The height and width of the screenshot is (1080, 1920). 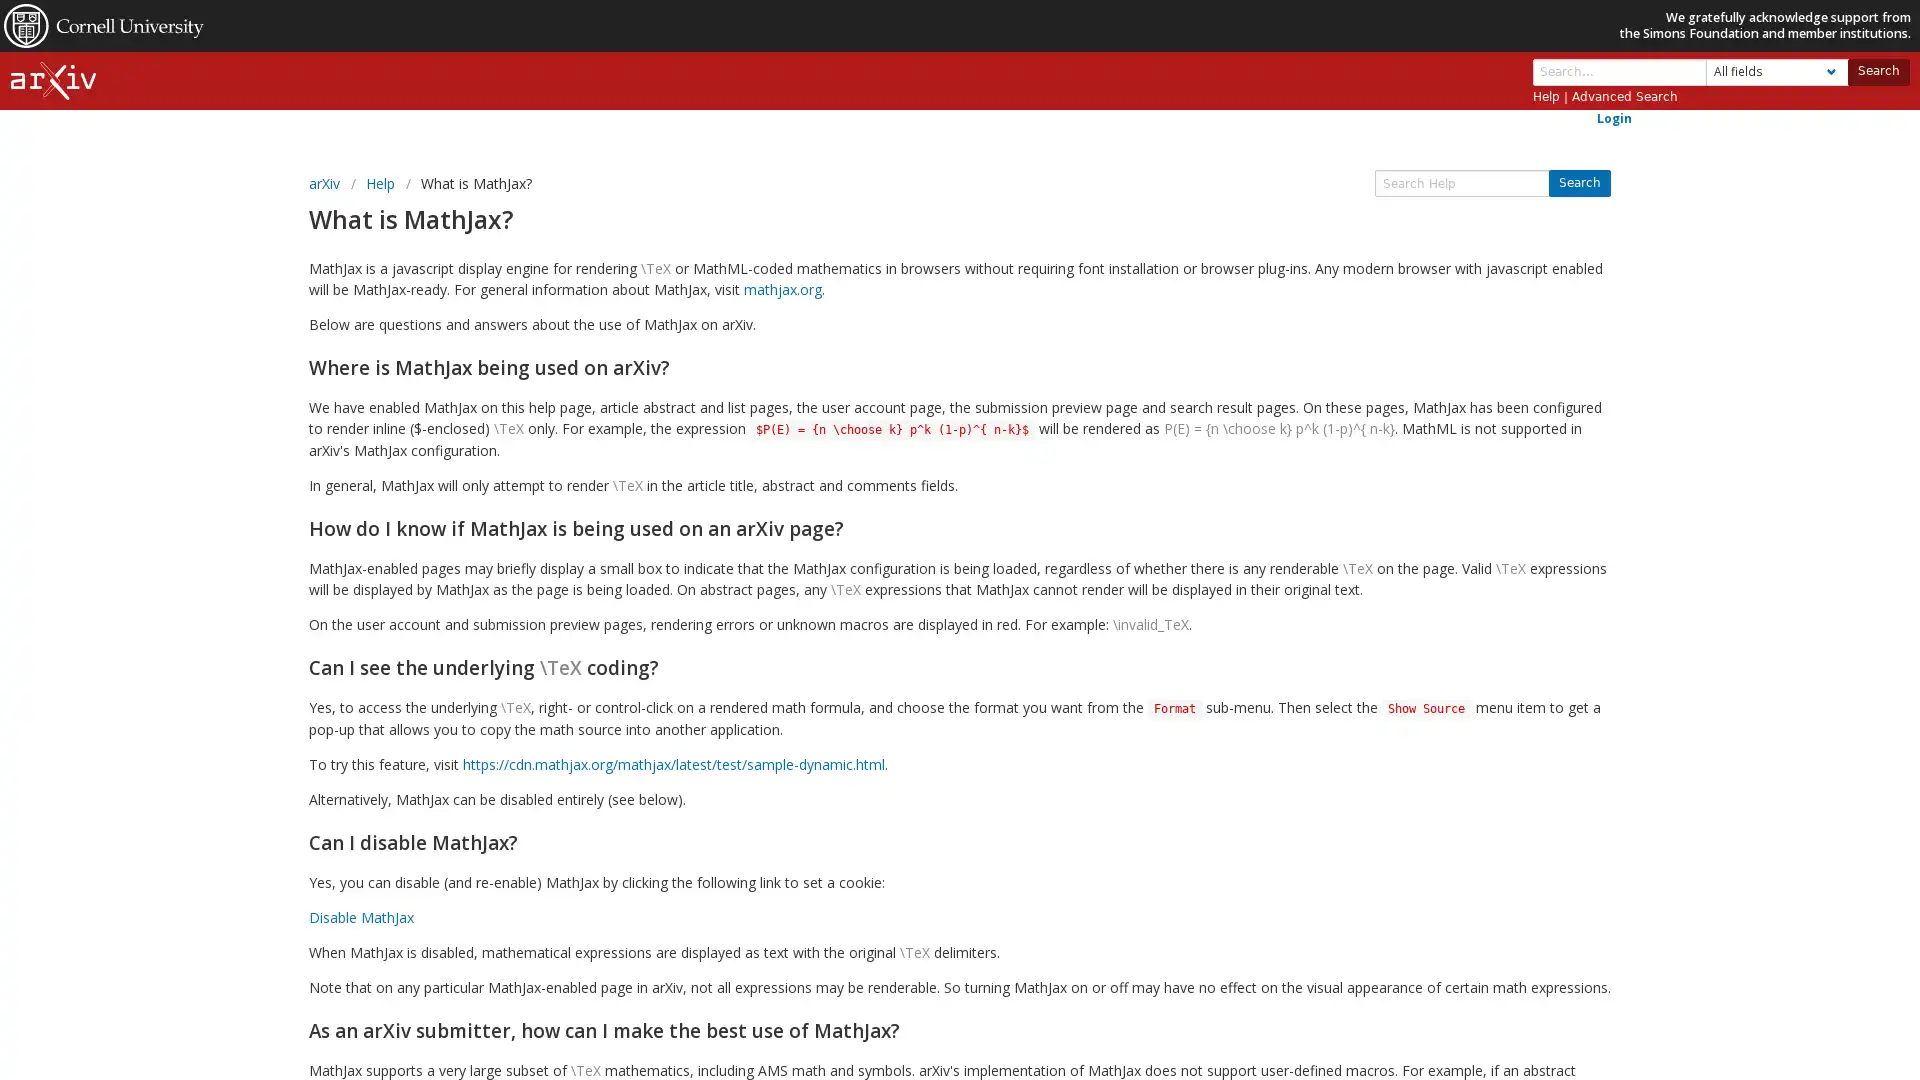 I want to click on Search, so click(x=1876, y=70).